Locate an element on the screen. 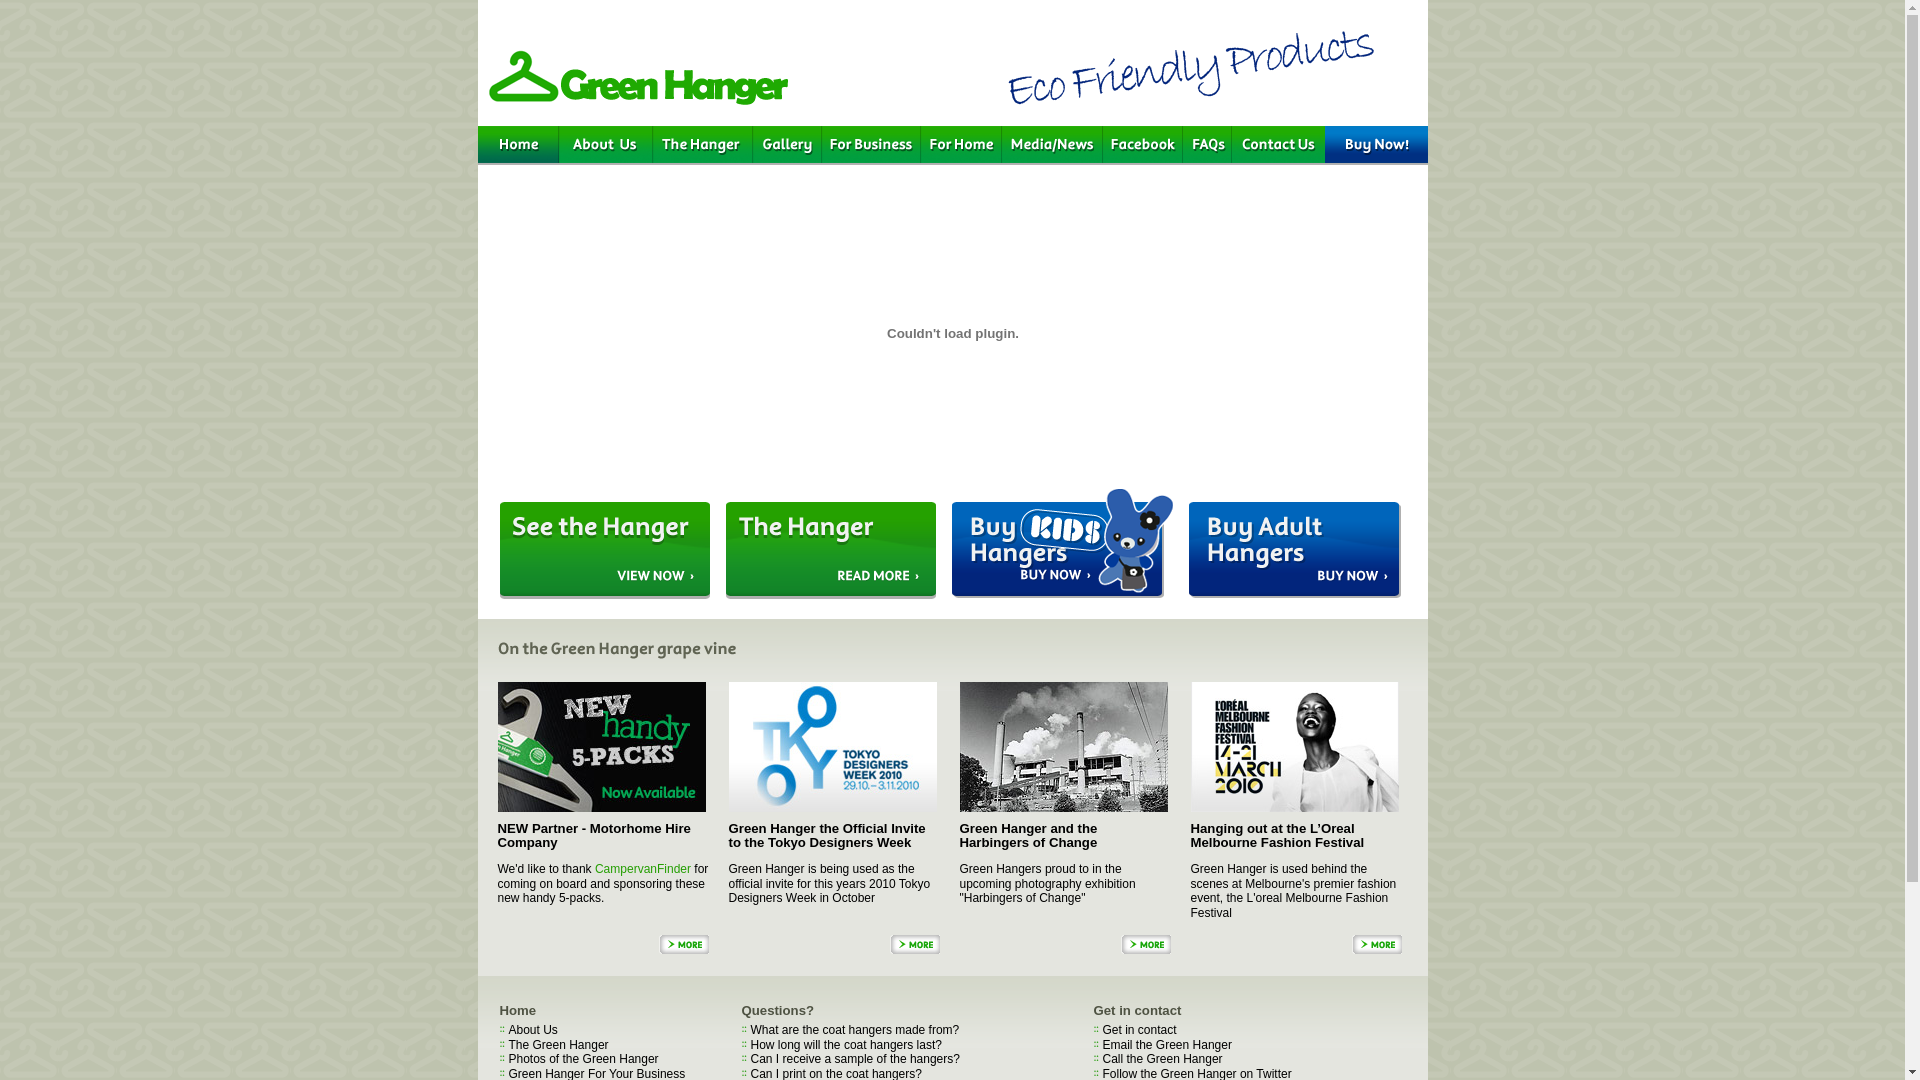 The image size is (1920, 1080). 'Gallery' is located at coordinates (751, 144).